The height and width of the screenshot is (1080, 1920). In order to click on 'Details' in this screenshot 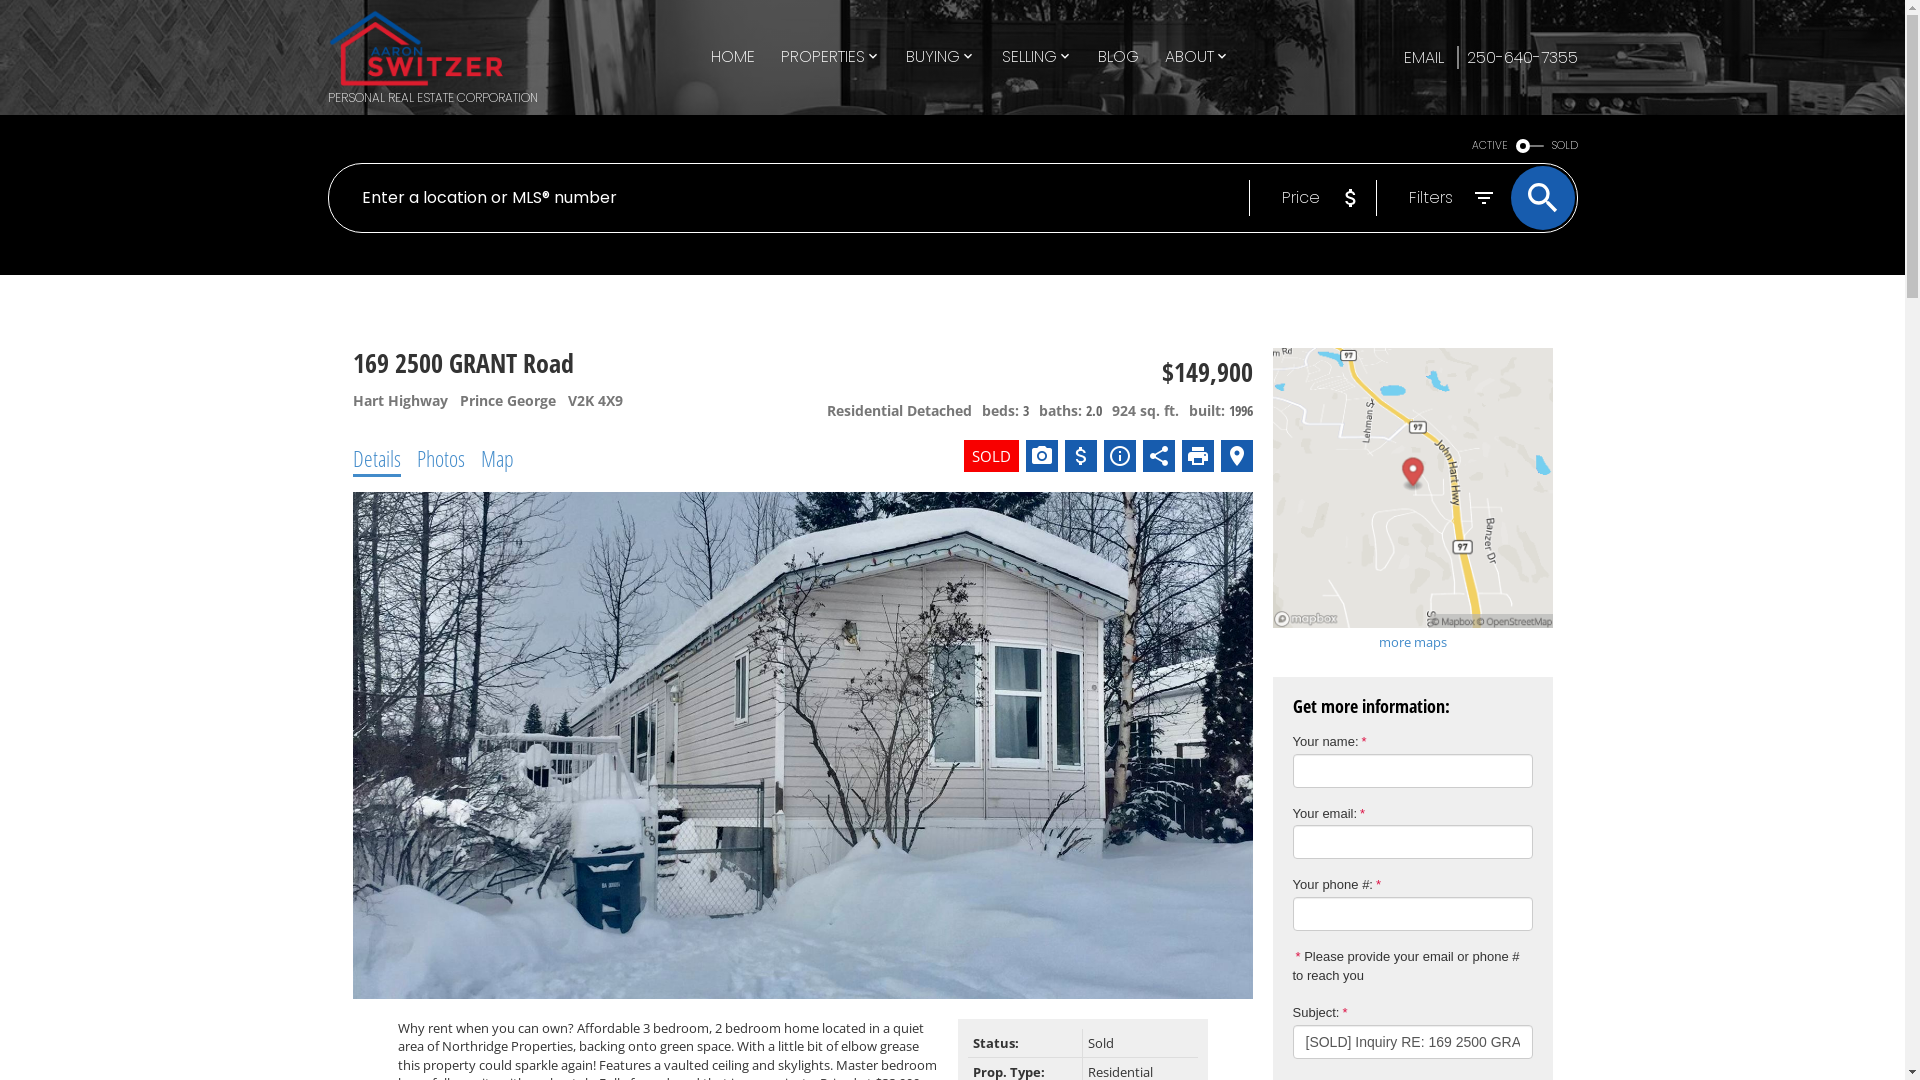, I will do `click(375, 458)`.